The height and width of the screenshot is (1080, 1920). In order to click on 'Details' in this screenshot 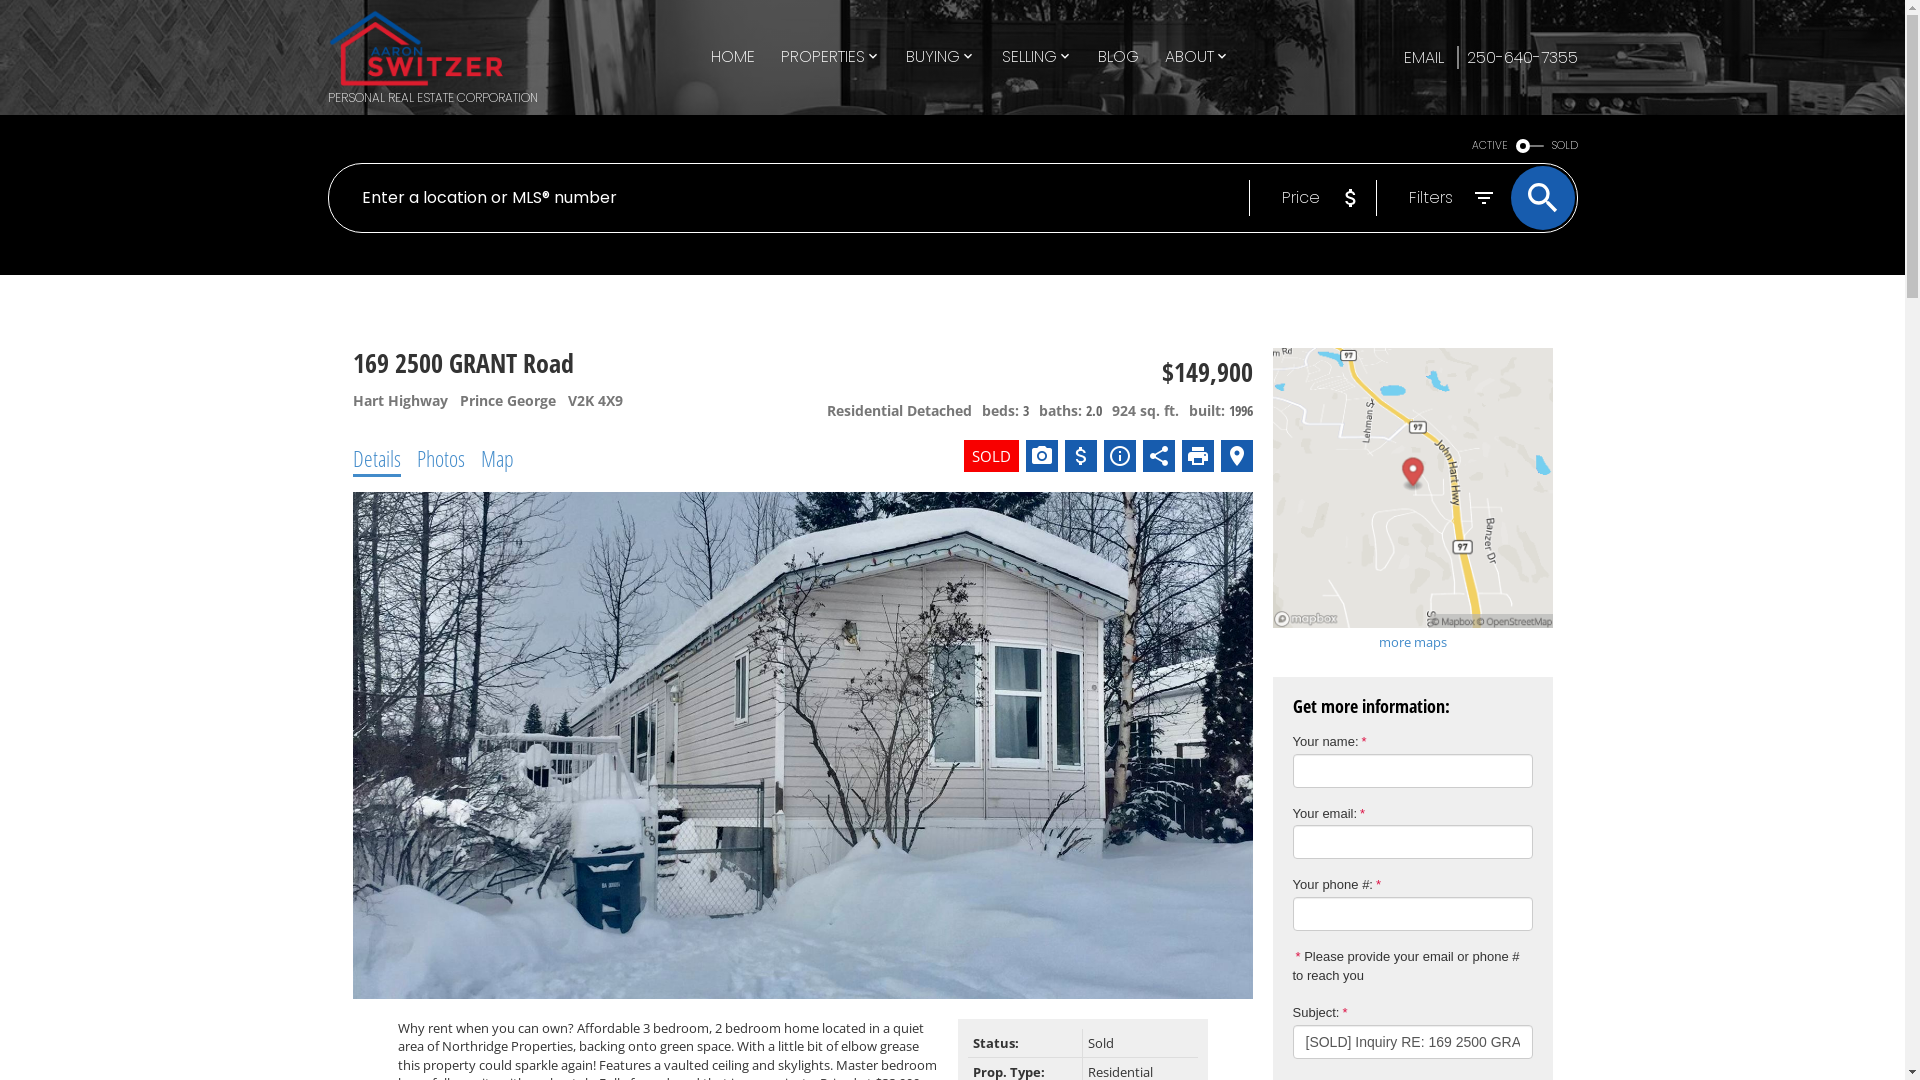, I will do `click(375, 458)`.